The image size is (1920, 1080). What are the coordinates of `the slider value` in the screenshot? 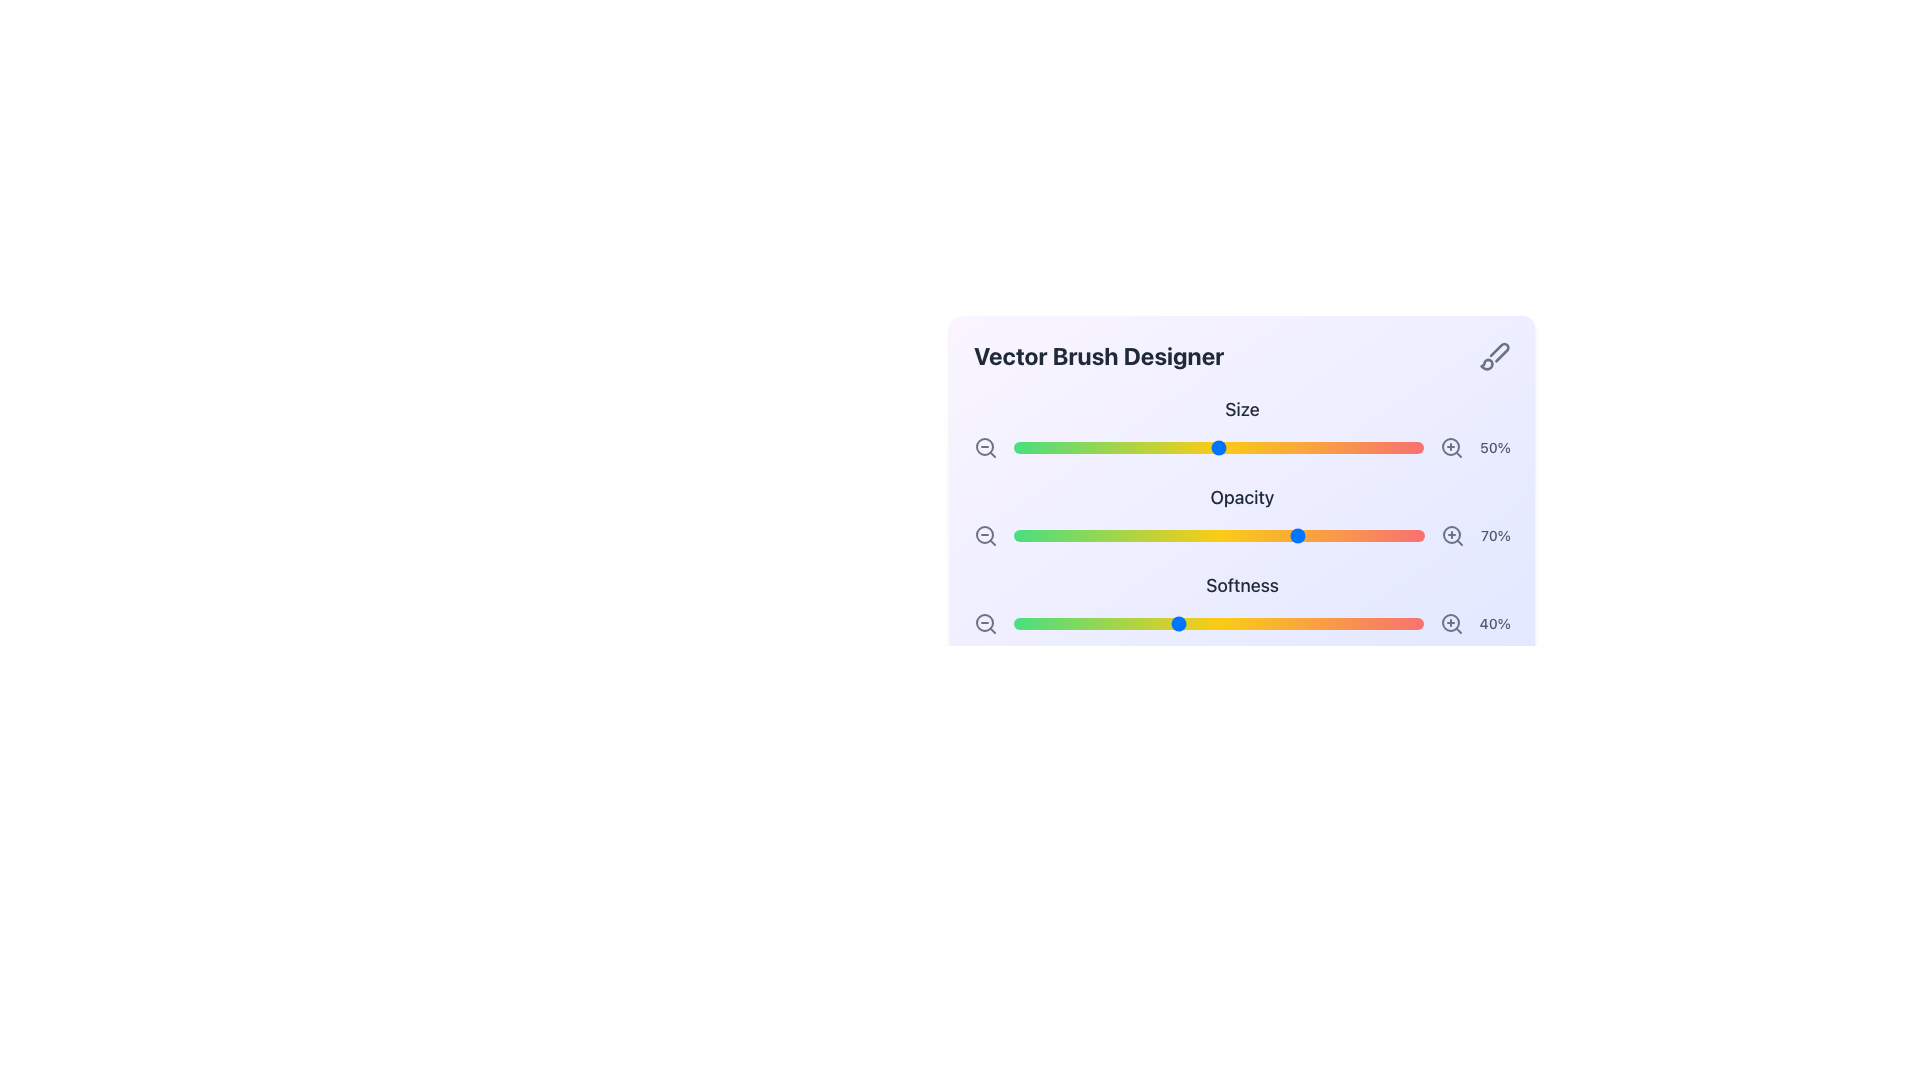 It's located at (1317, 446).